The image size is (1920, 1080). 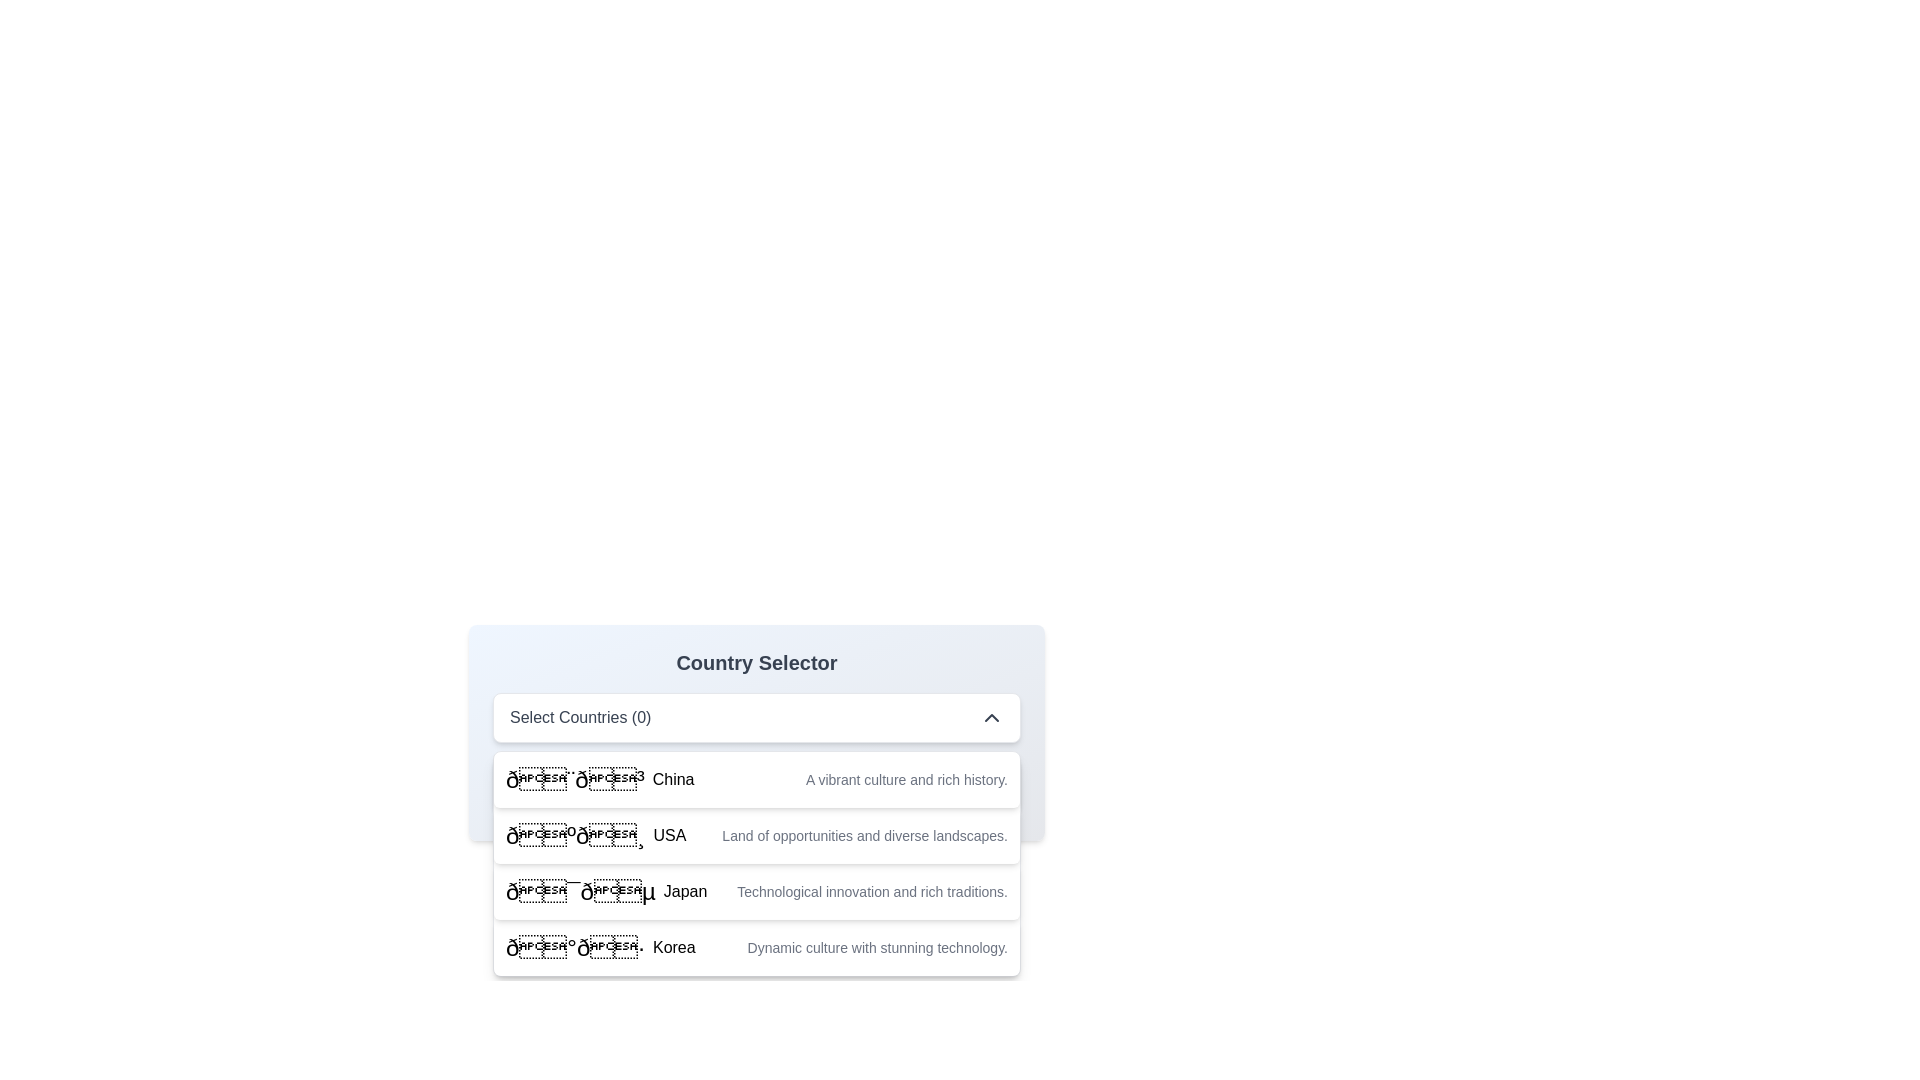 What do you see at coordinates (877, 947) in the screenshot?
I see `the Text label containing the phrase 'Dynamic culture with stunning technology.' located to the right of the 'Korea' label in the list below the 'Country Selector' header` at bounding box center [877, 947].